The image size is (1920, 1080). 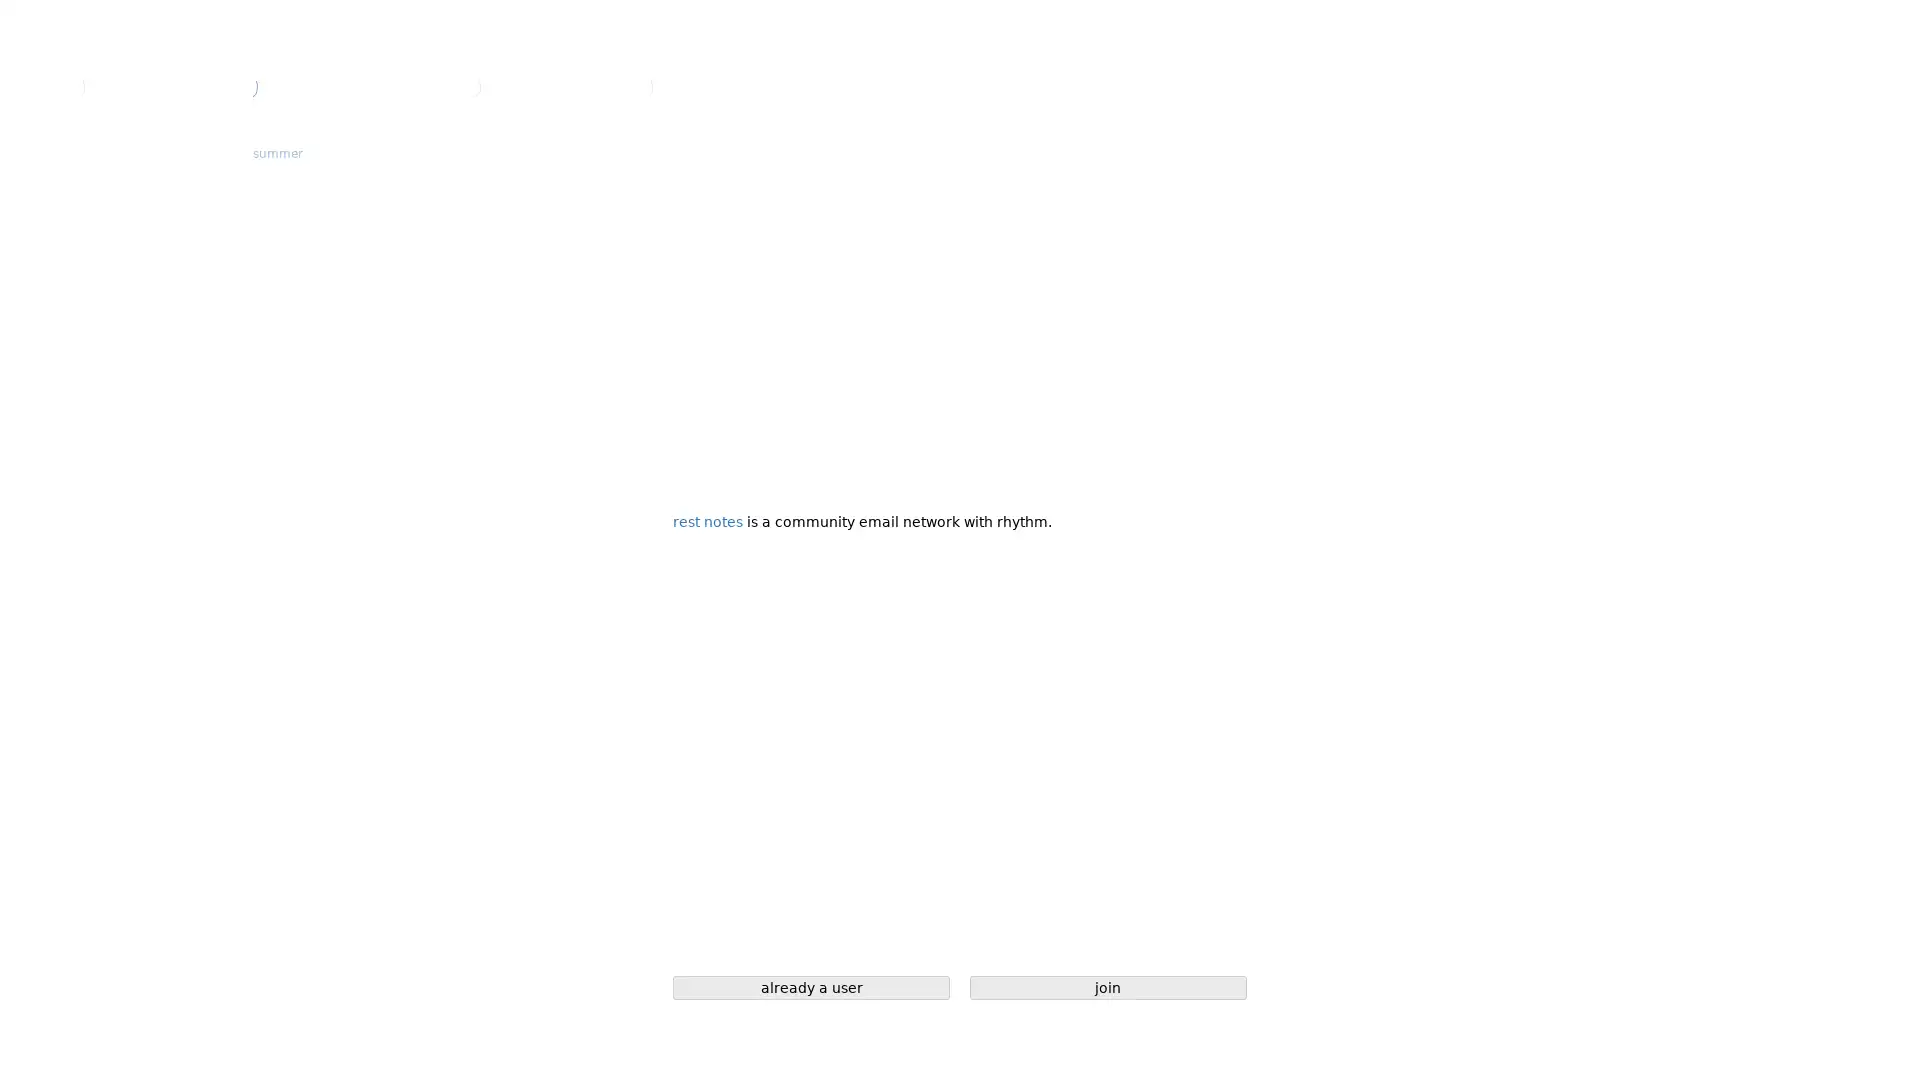 I want to click on join, so click(x=1107, y=986).